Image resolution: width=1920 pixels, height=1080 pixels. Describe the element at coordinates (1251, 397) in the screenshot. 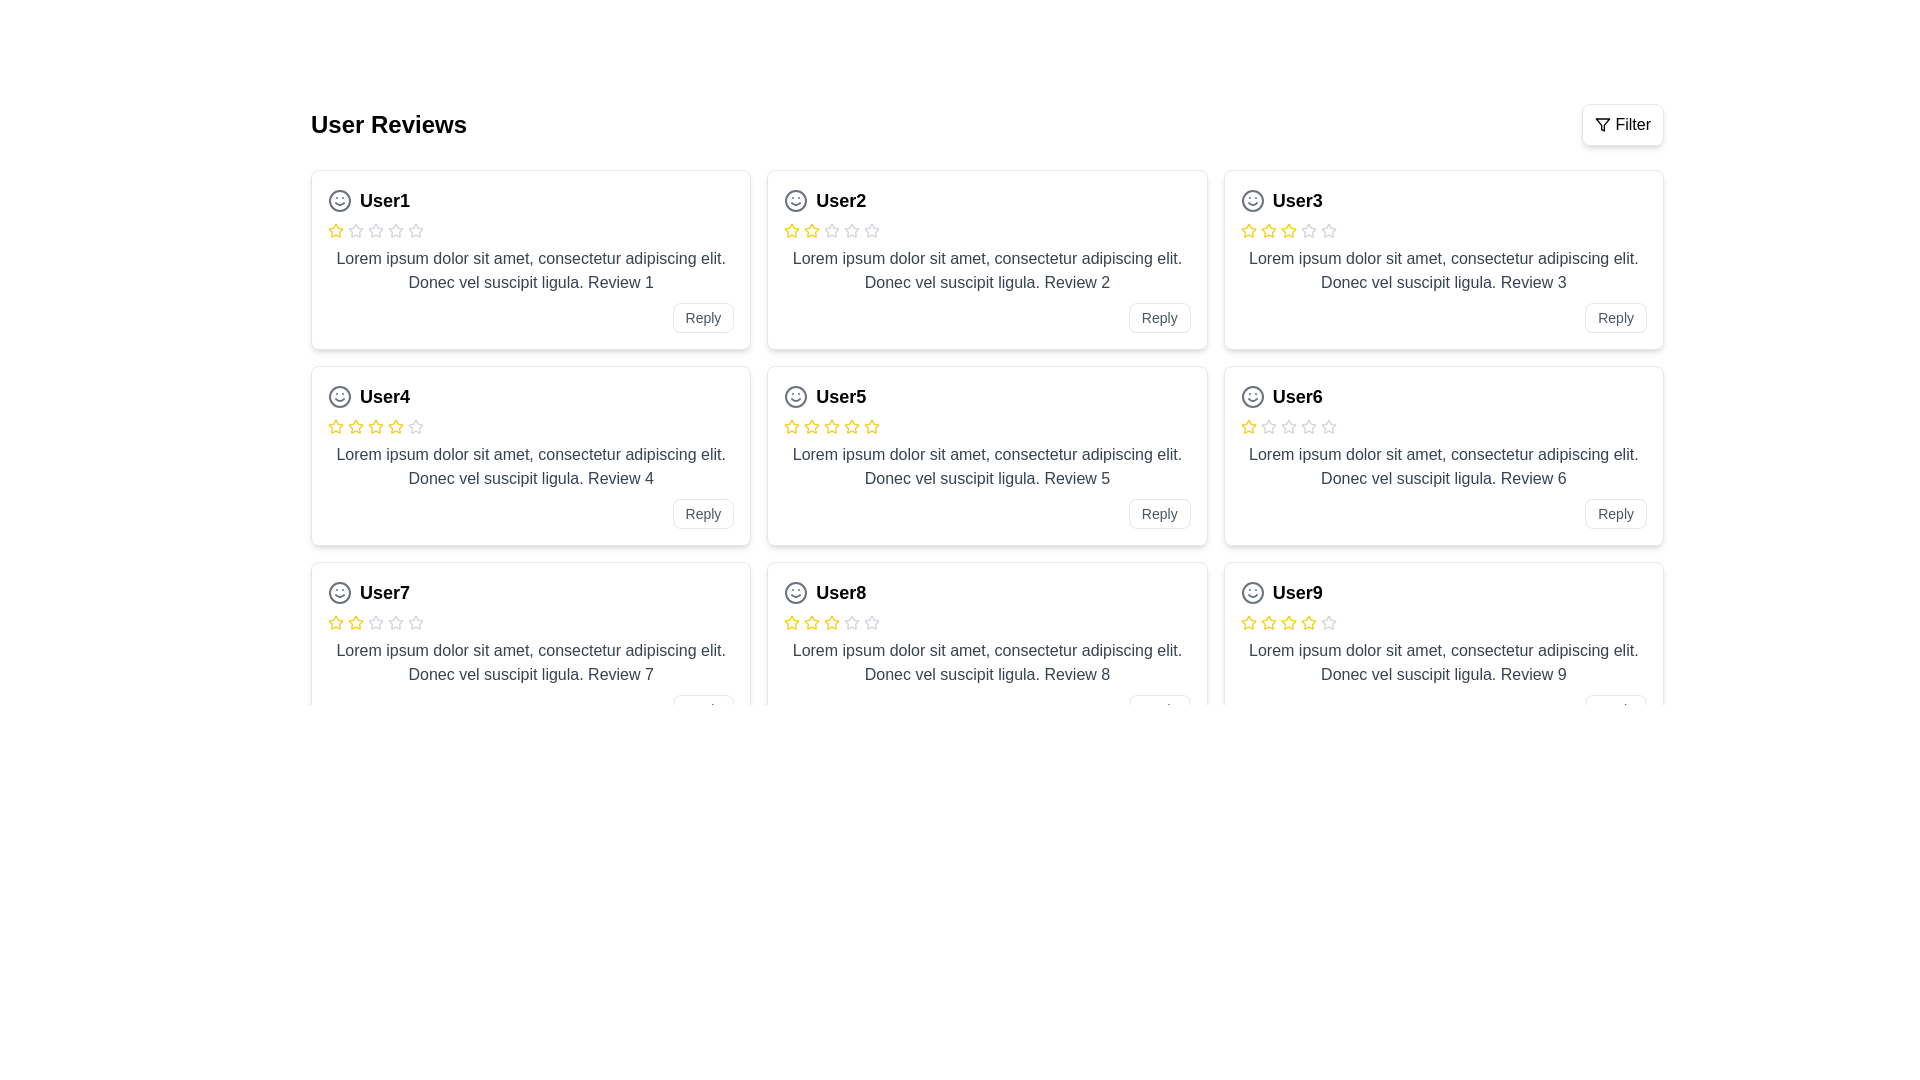

I see `the circle element in the smiley icon of the 'User6' review card, which symbolizes sentiment representation` at that location.